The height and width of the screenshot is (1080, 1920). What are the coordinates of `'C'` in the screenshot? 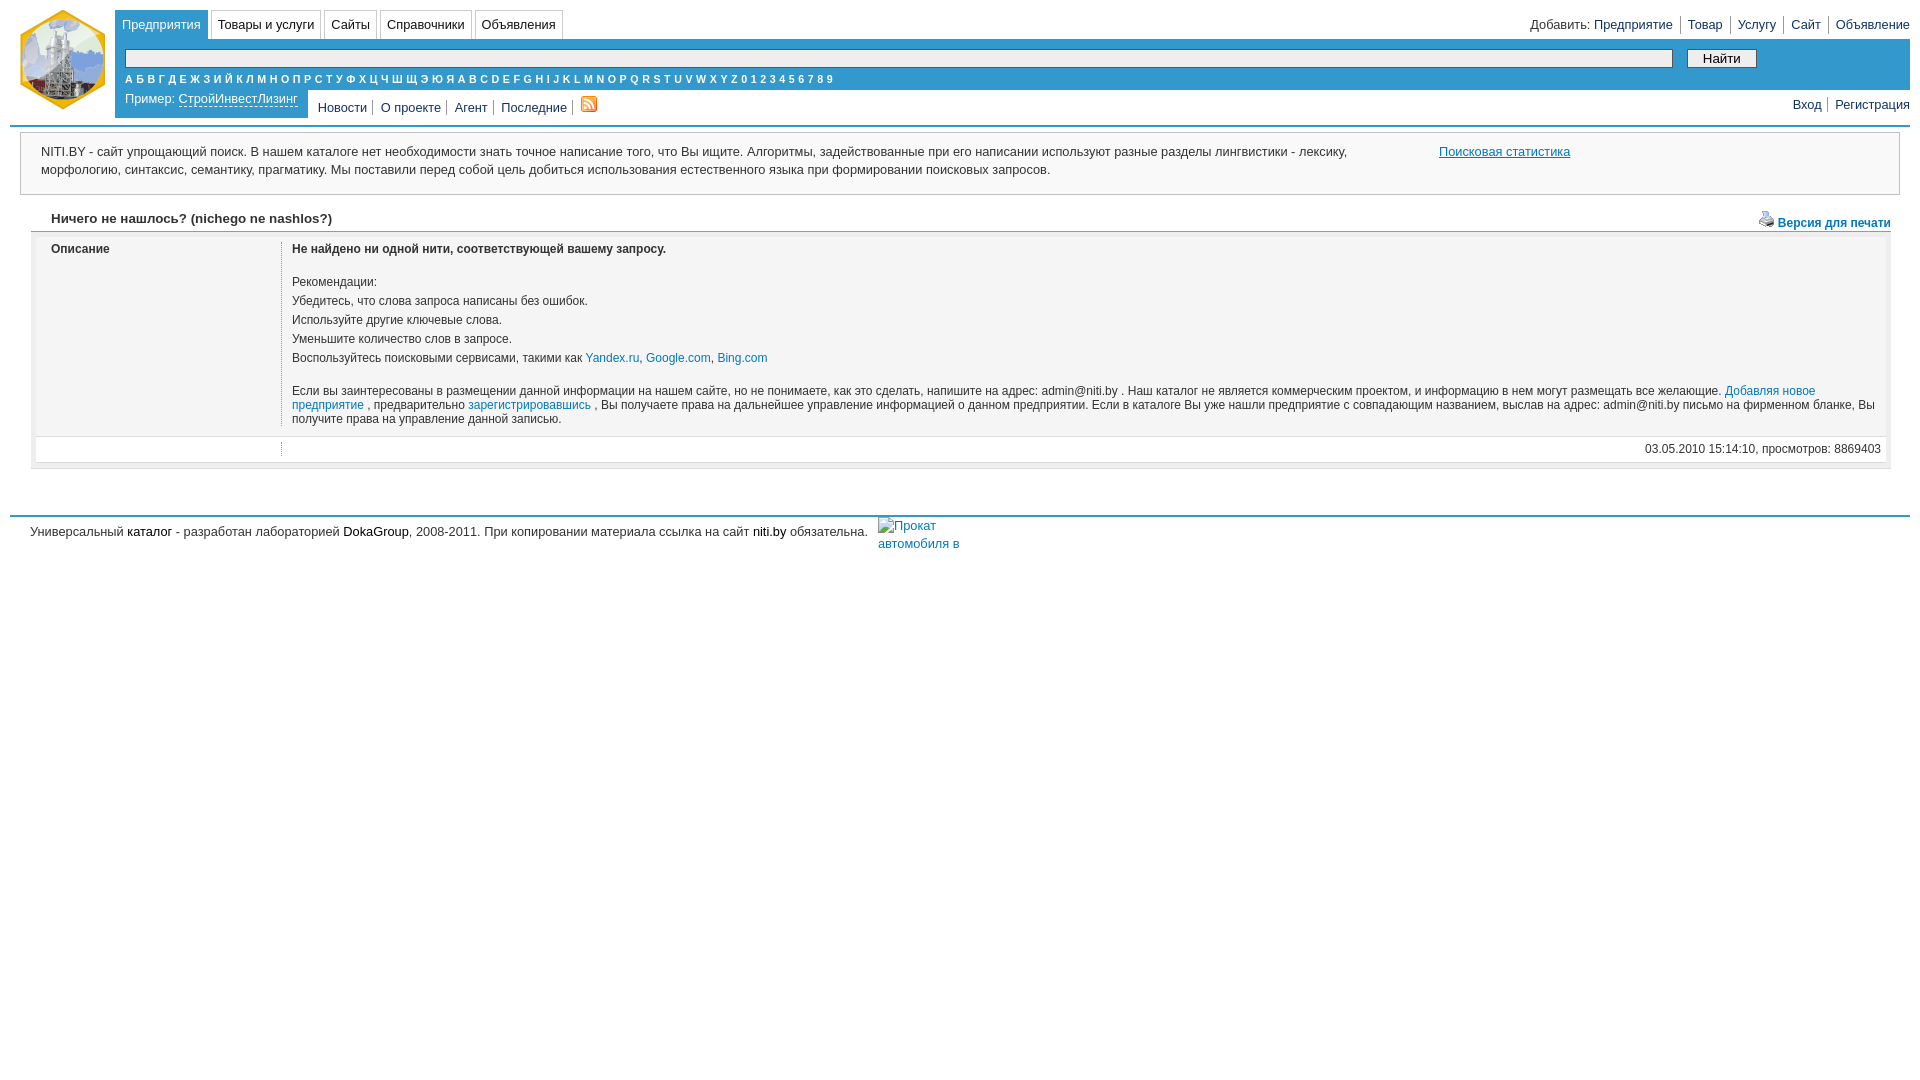 It's located at (484, 77).